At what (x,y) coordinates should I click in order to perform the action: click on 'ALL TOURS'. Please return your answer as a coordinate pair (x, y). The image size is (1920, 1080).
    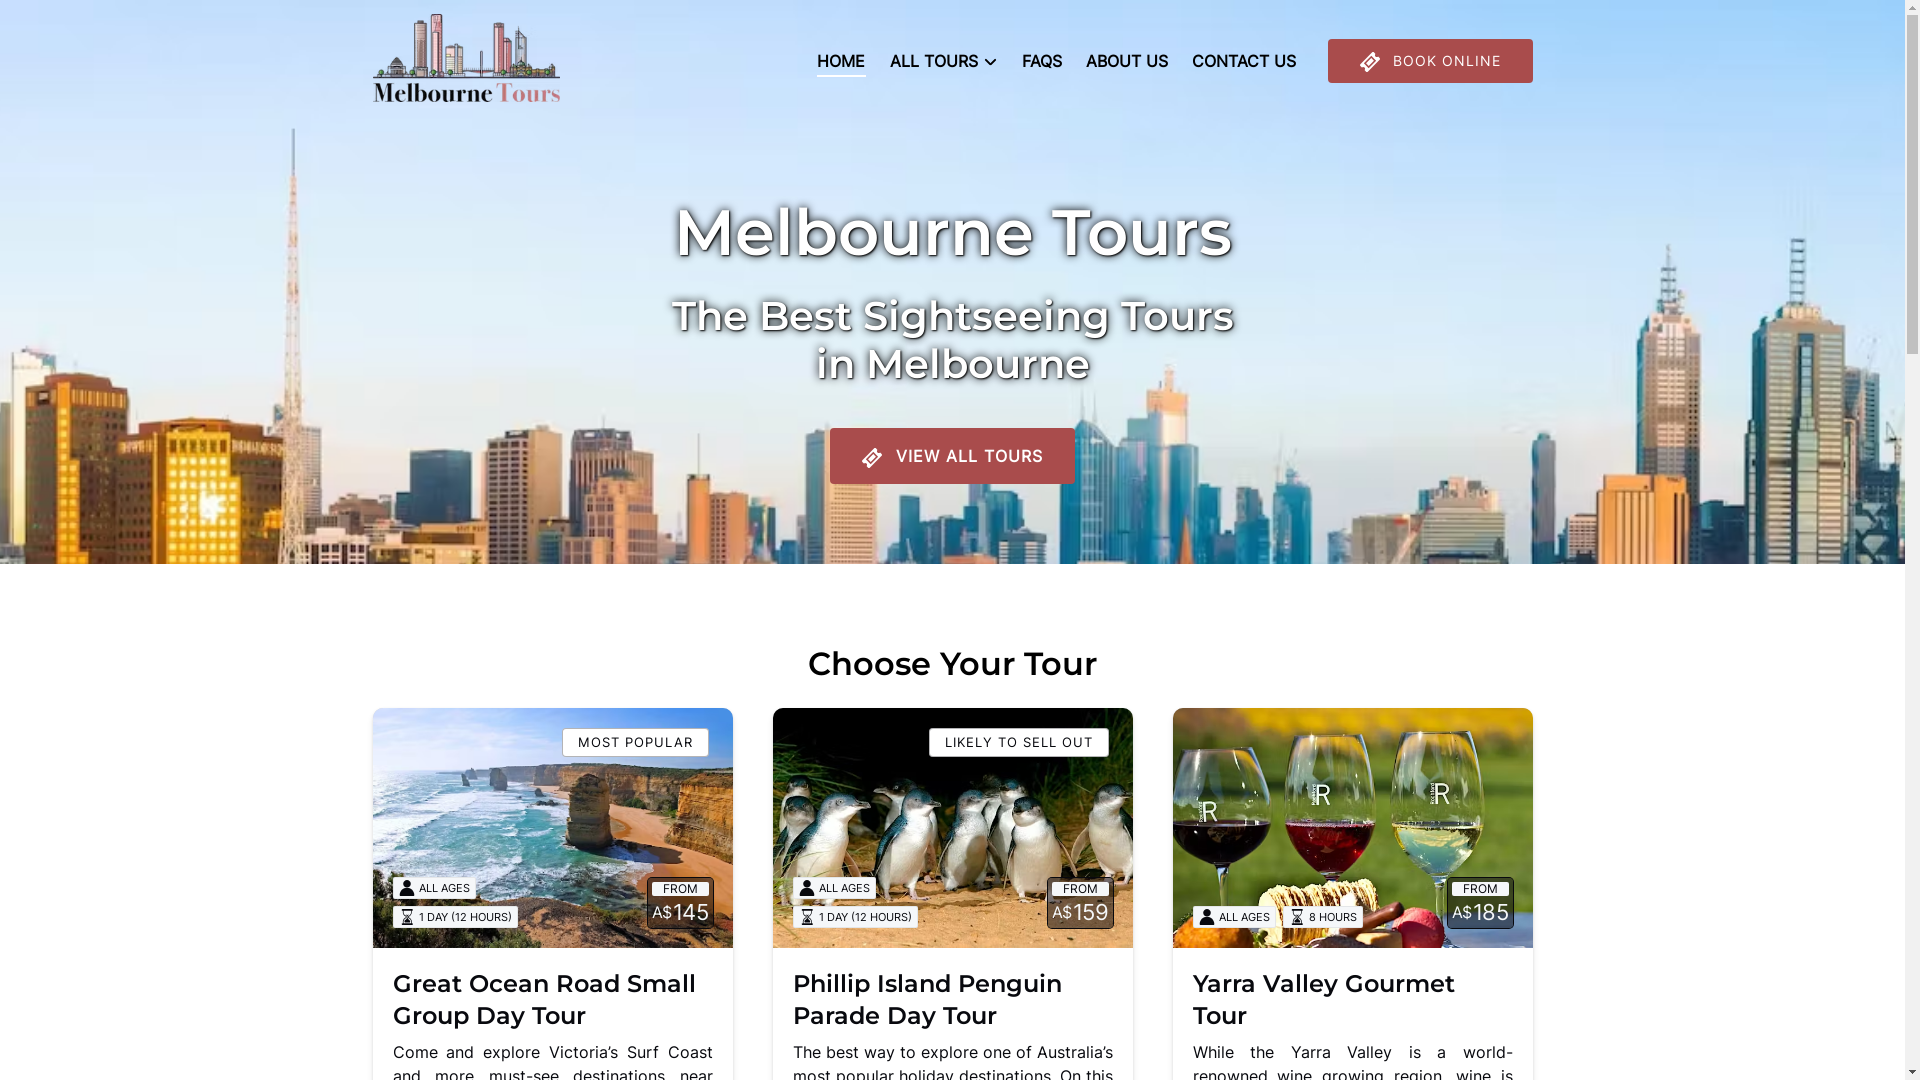
    Looking at the image, I should click on (943, 60).